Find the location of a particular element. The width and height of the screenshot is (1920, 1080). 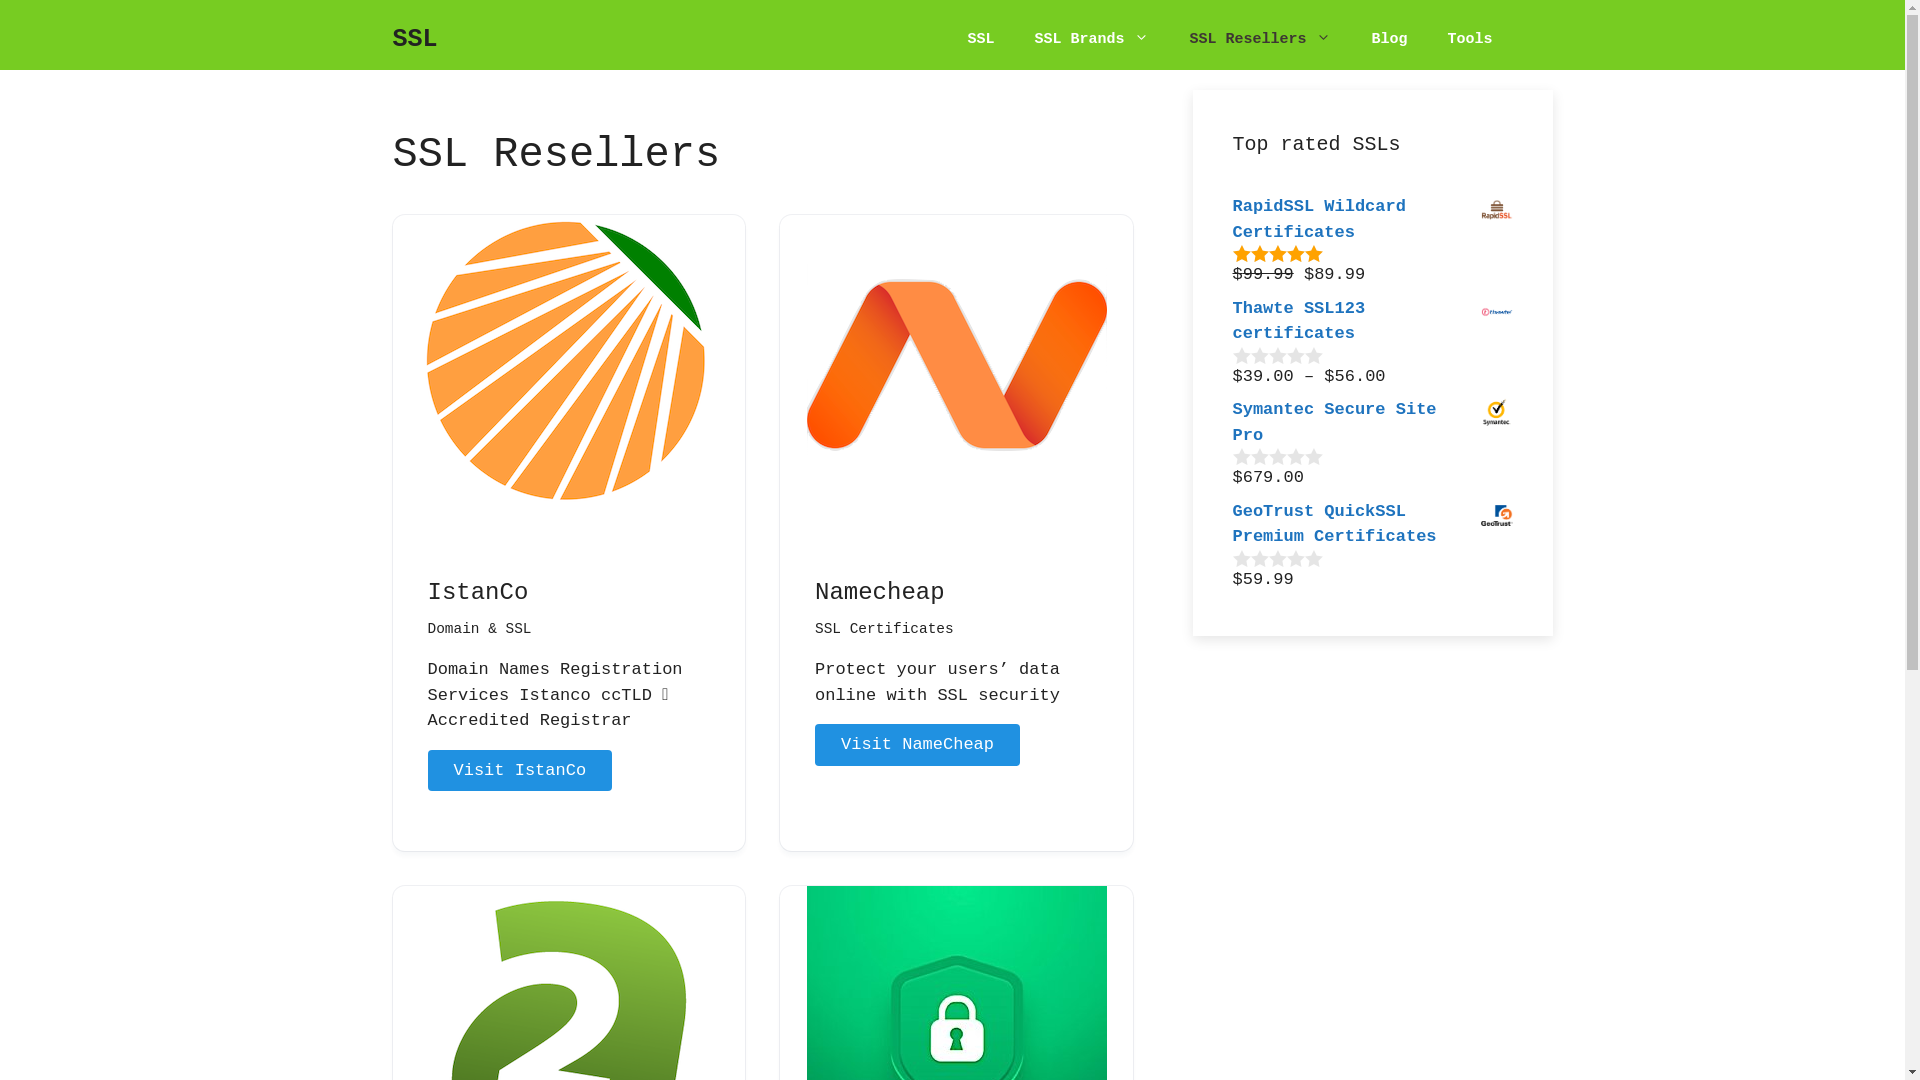

'GeoTrust QuickSSL Premium Certificates' is located at coordinates (1231, 522).